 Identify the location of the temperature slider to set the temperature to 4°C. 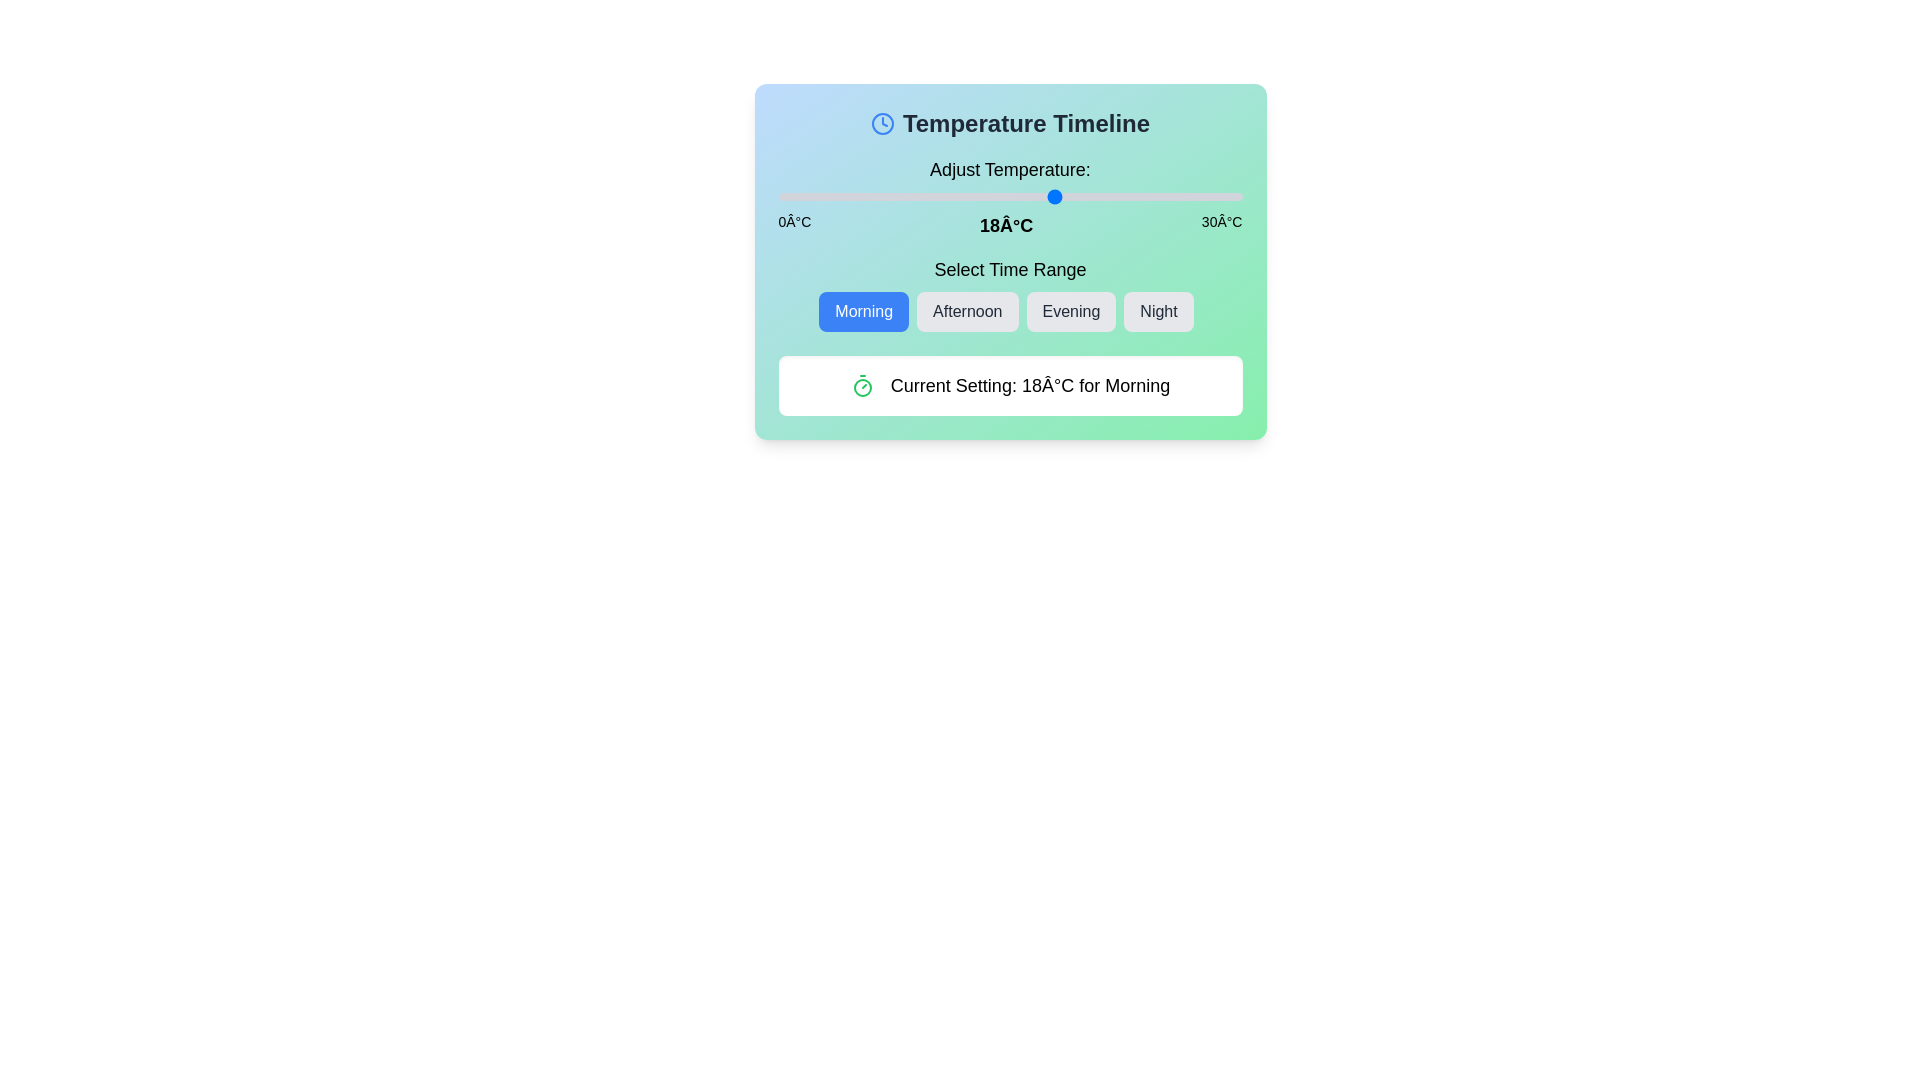
(840, 196).